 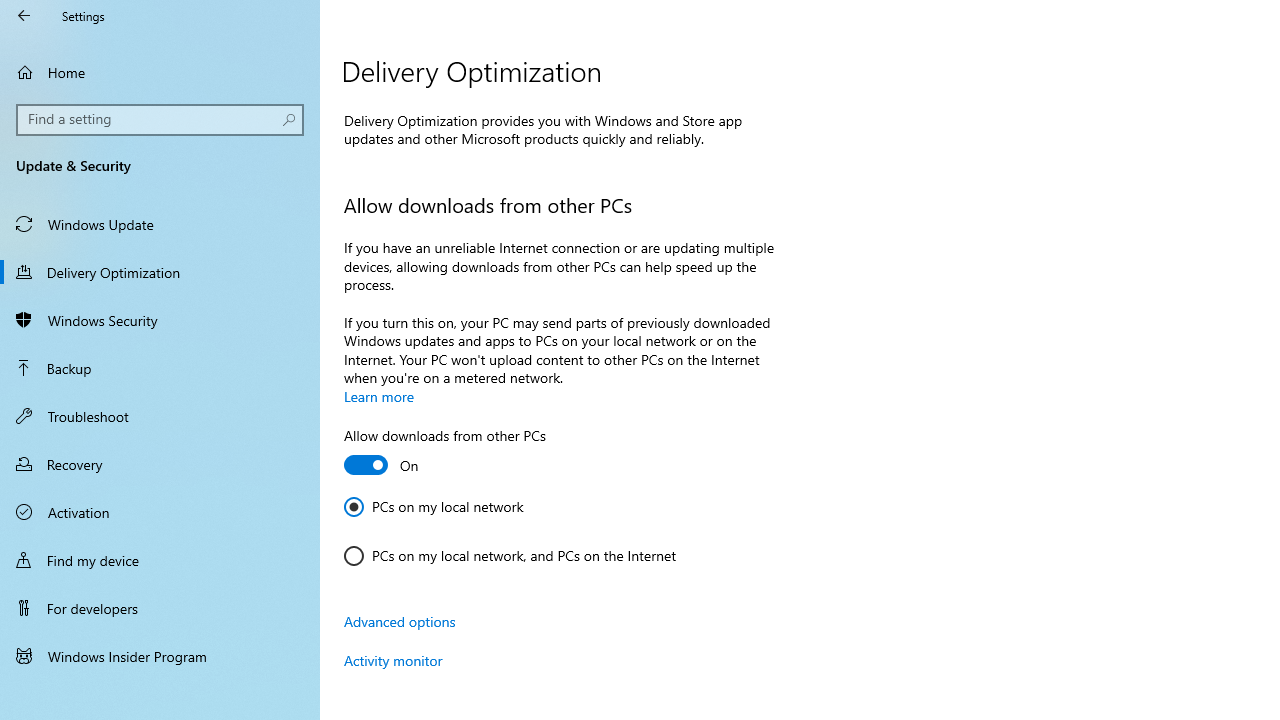 I want to click on 'Windows Update', so click(x=160, y=223).